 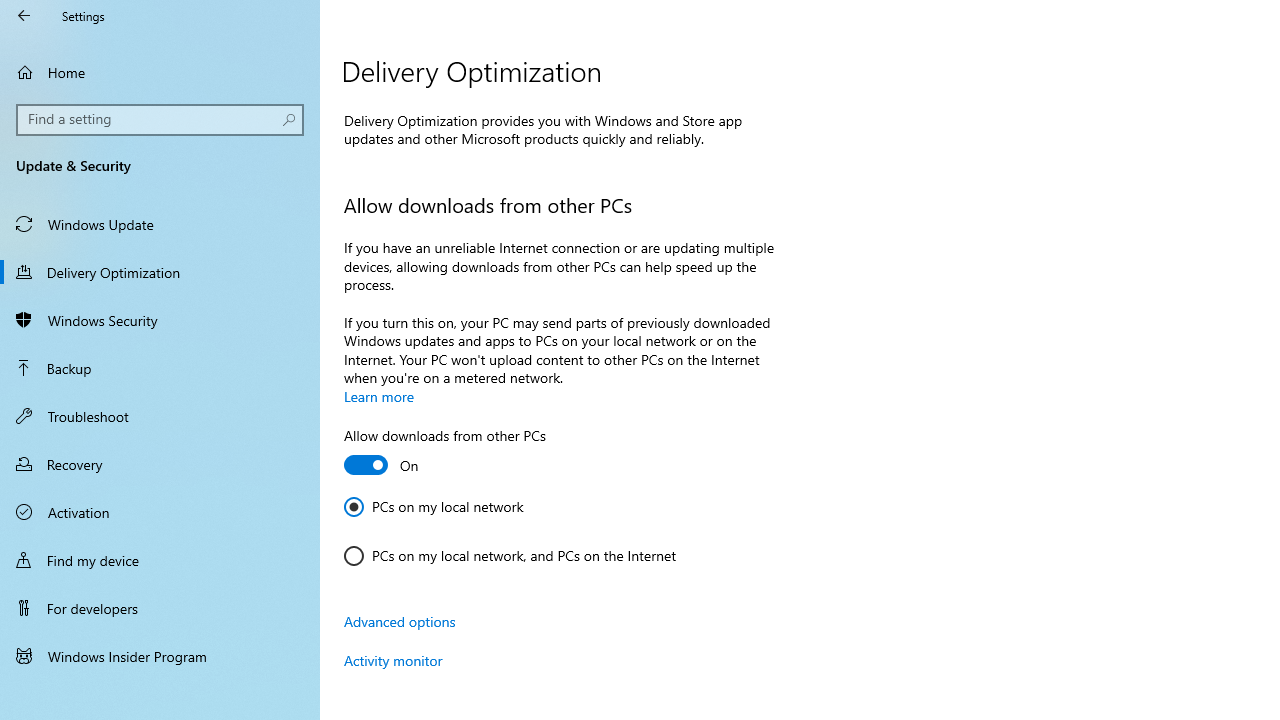 I want to click on 'Windows Update', so click(x=160, y=223).